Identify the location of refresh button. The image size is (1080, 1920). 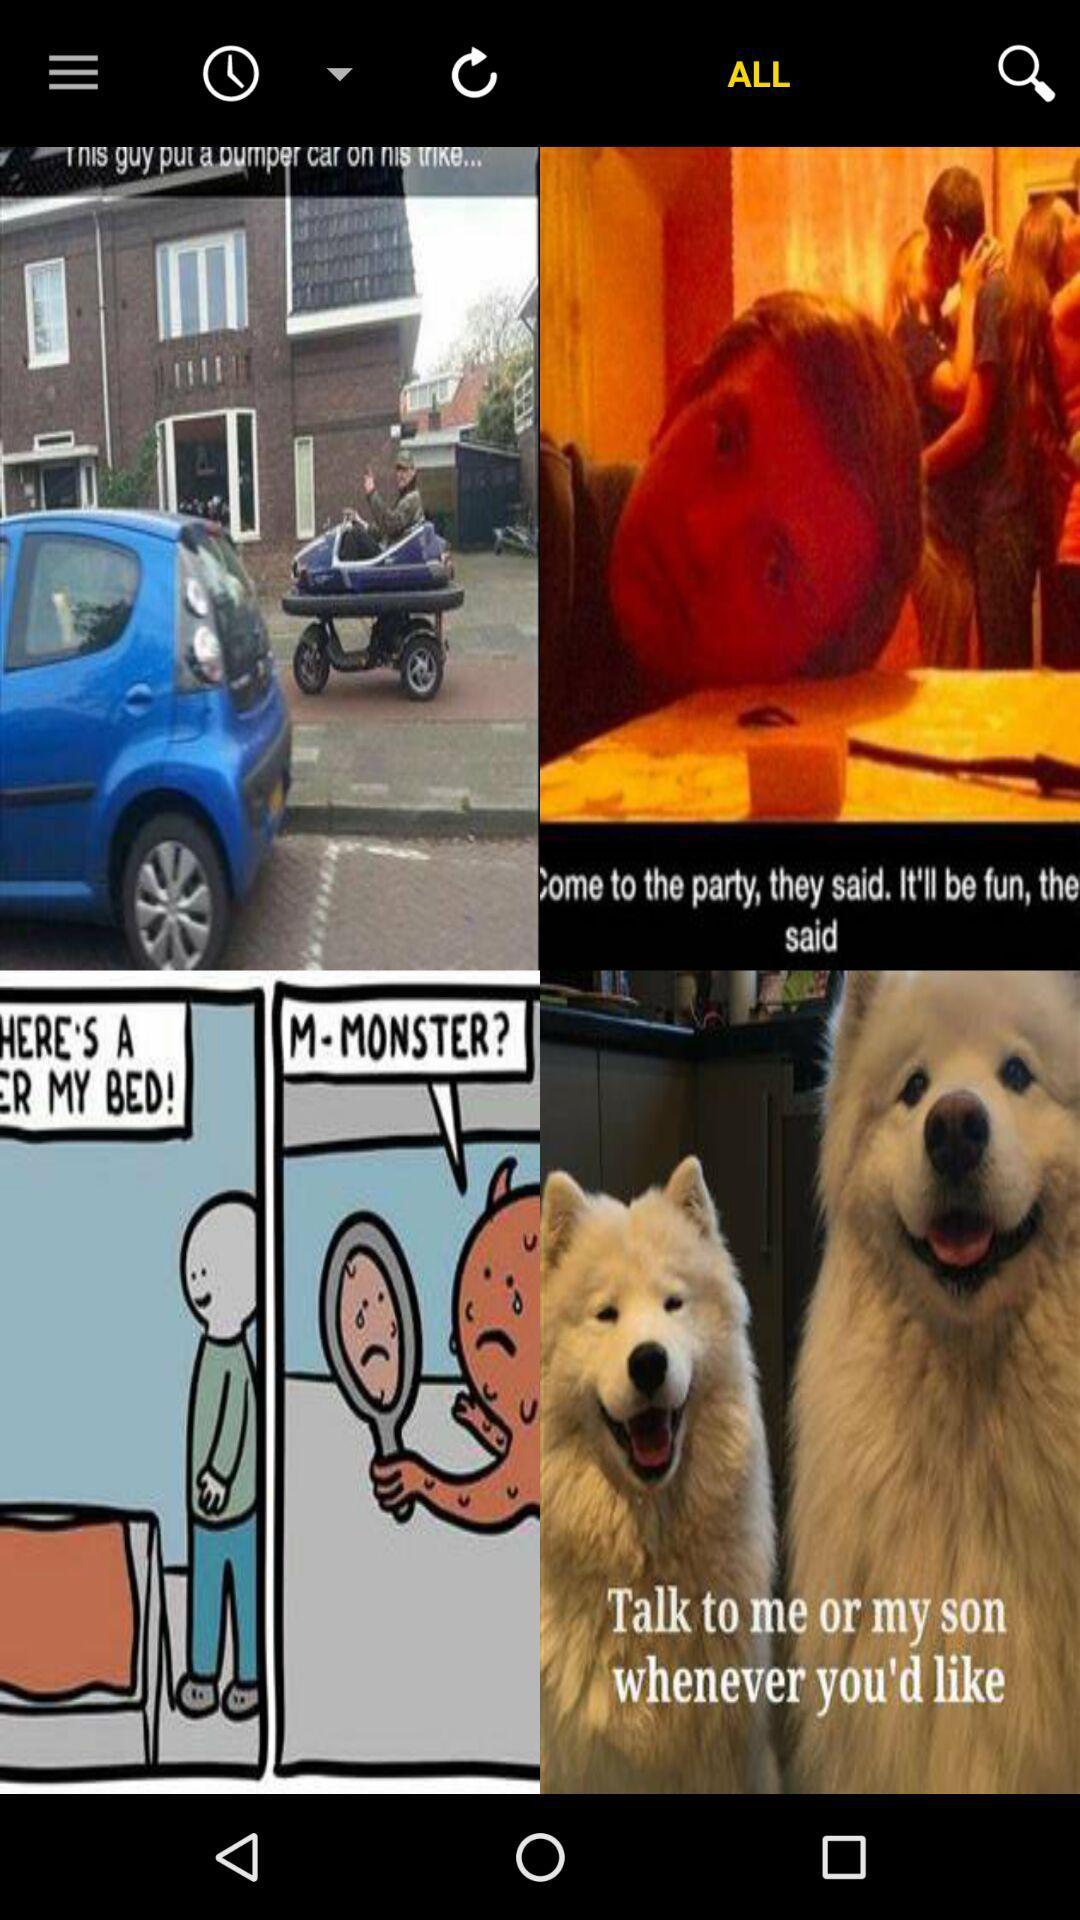
(474, 73).